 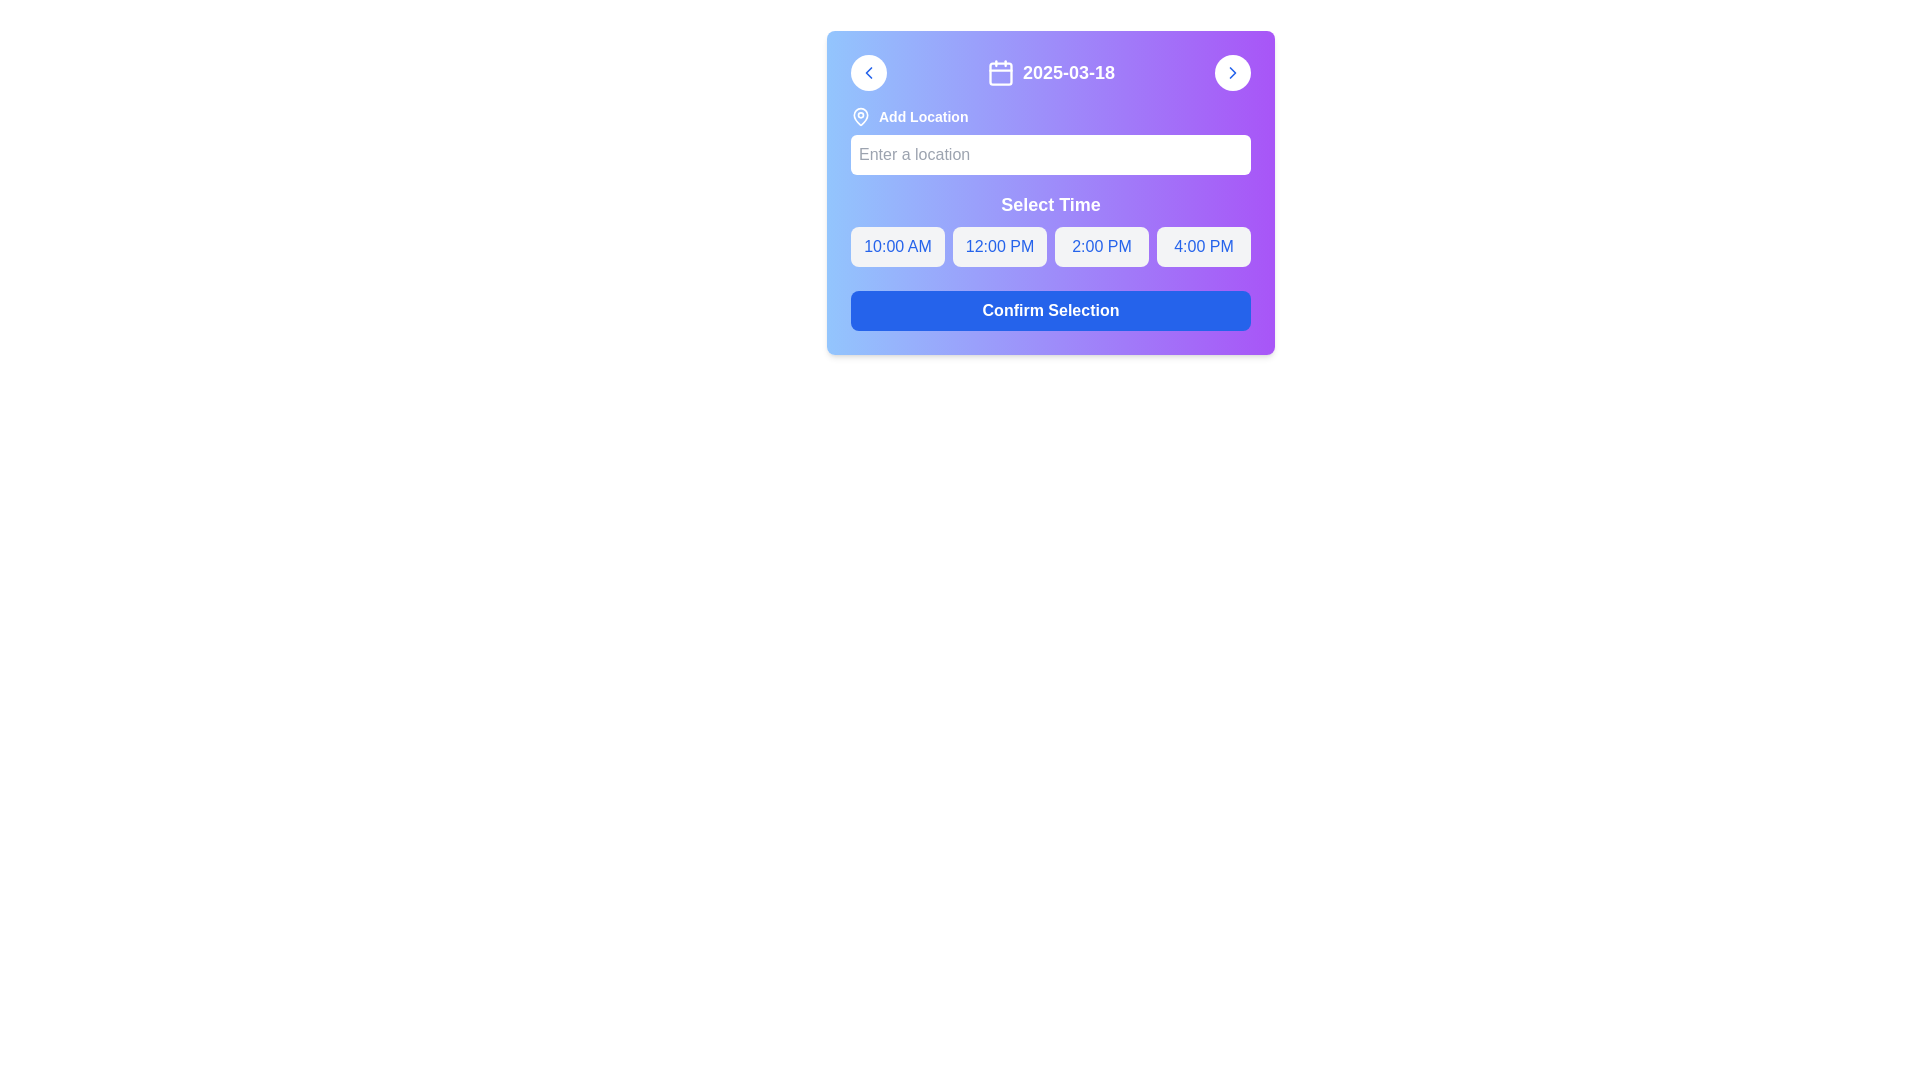 What do you see at coordinates (1203, 245) in the screenshot?
I see `the fourth time-selection button labeled '4:00 PM'` at bounding box center [1203, 245].